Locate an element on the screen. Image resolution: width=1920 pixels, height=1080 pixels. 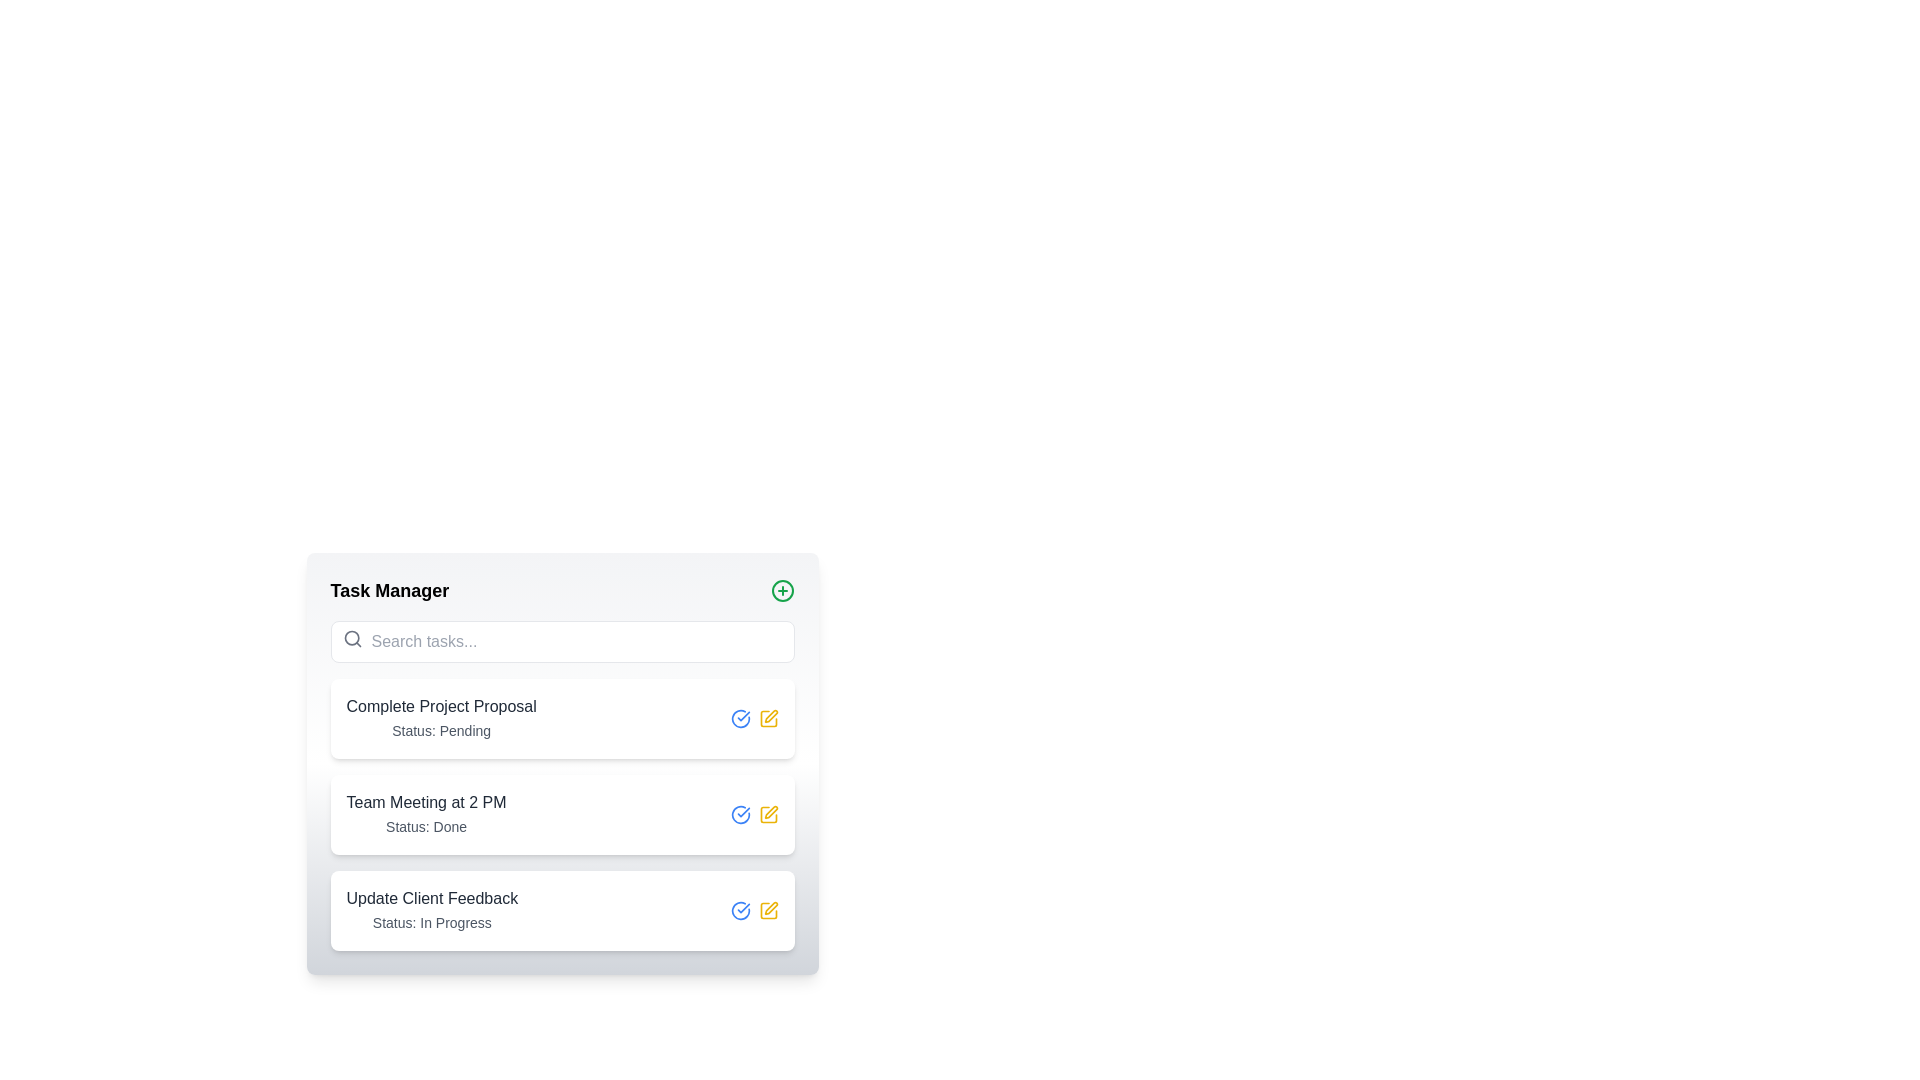
the edit icon button, which is the second icon on the right side of the row for the 'Update Client Feedback' task, to modify the associated task details is located at coordinates (767, 910).